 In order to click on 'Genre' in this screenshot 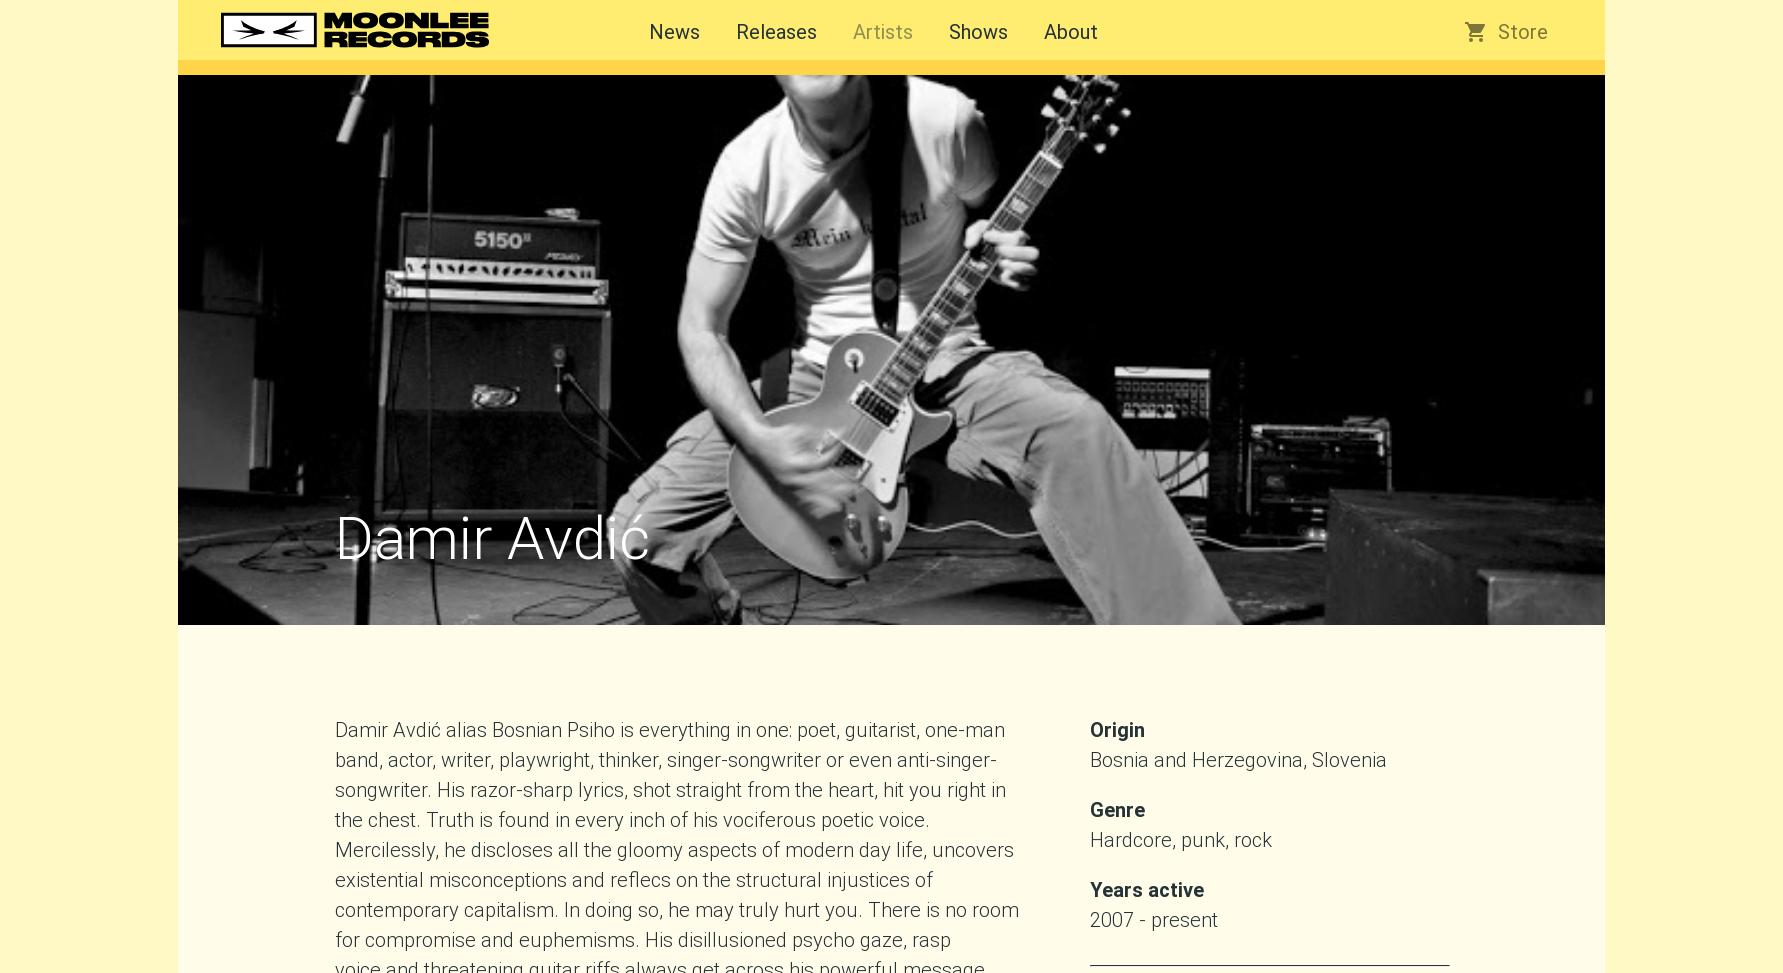, I will do `click(1089, 809)`.